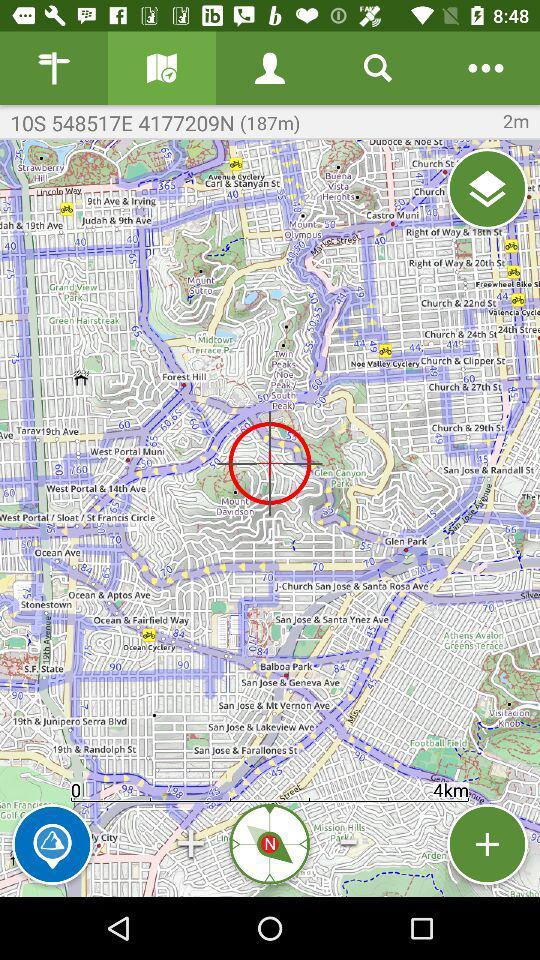 The image size is (540, 960). Describe the element at coordinates (161, 68) in the screenshot. I see `displays different map` at that location.